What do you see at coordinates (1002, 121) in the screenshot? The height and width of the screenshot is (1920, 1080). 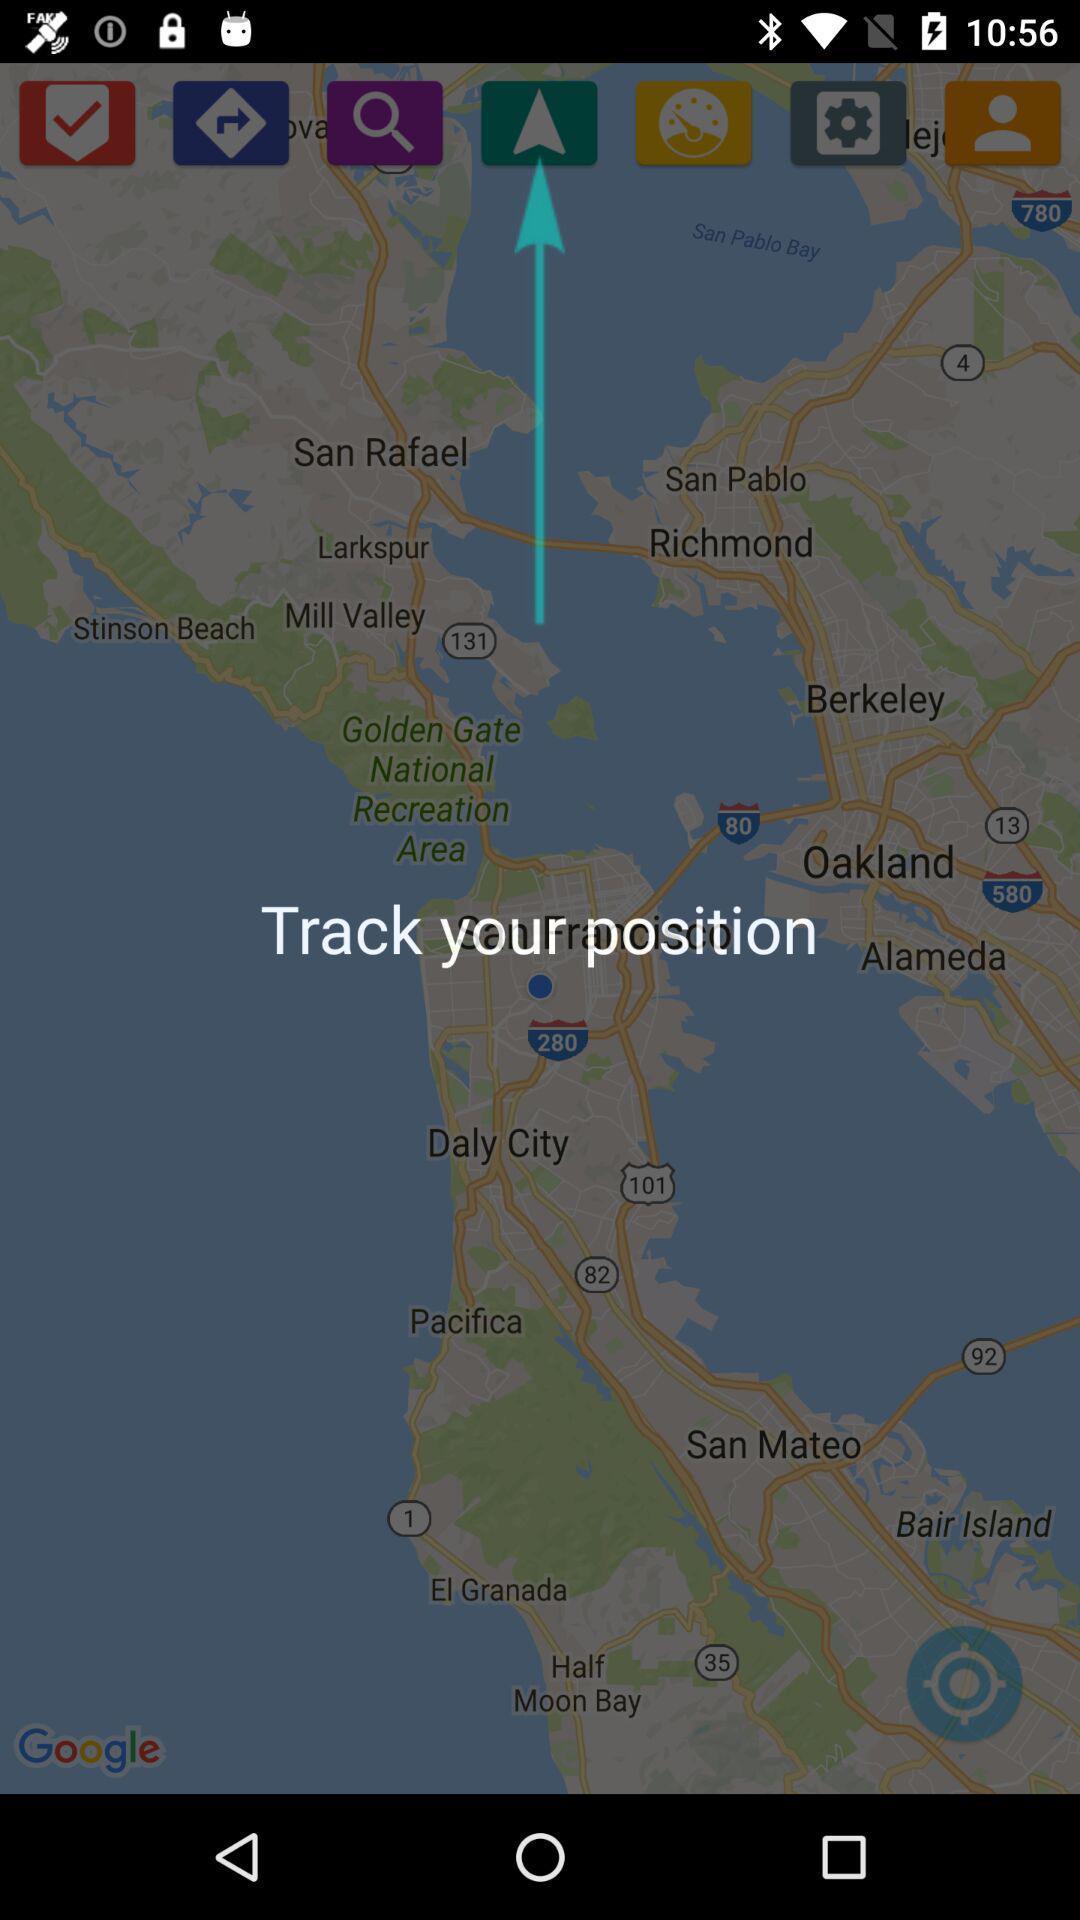 I see `the avatar icon` at bounding box center [1002, 121].